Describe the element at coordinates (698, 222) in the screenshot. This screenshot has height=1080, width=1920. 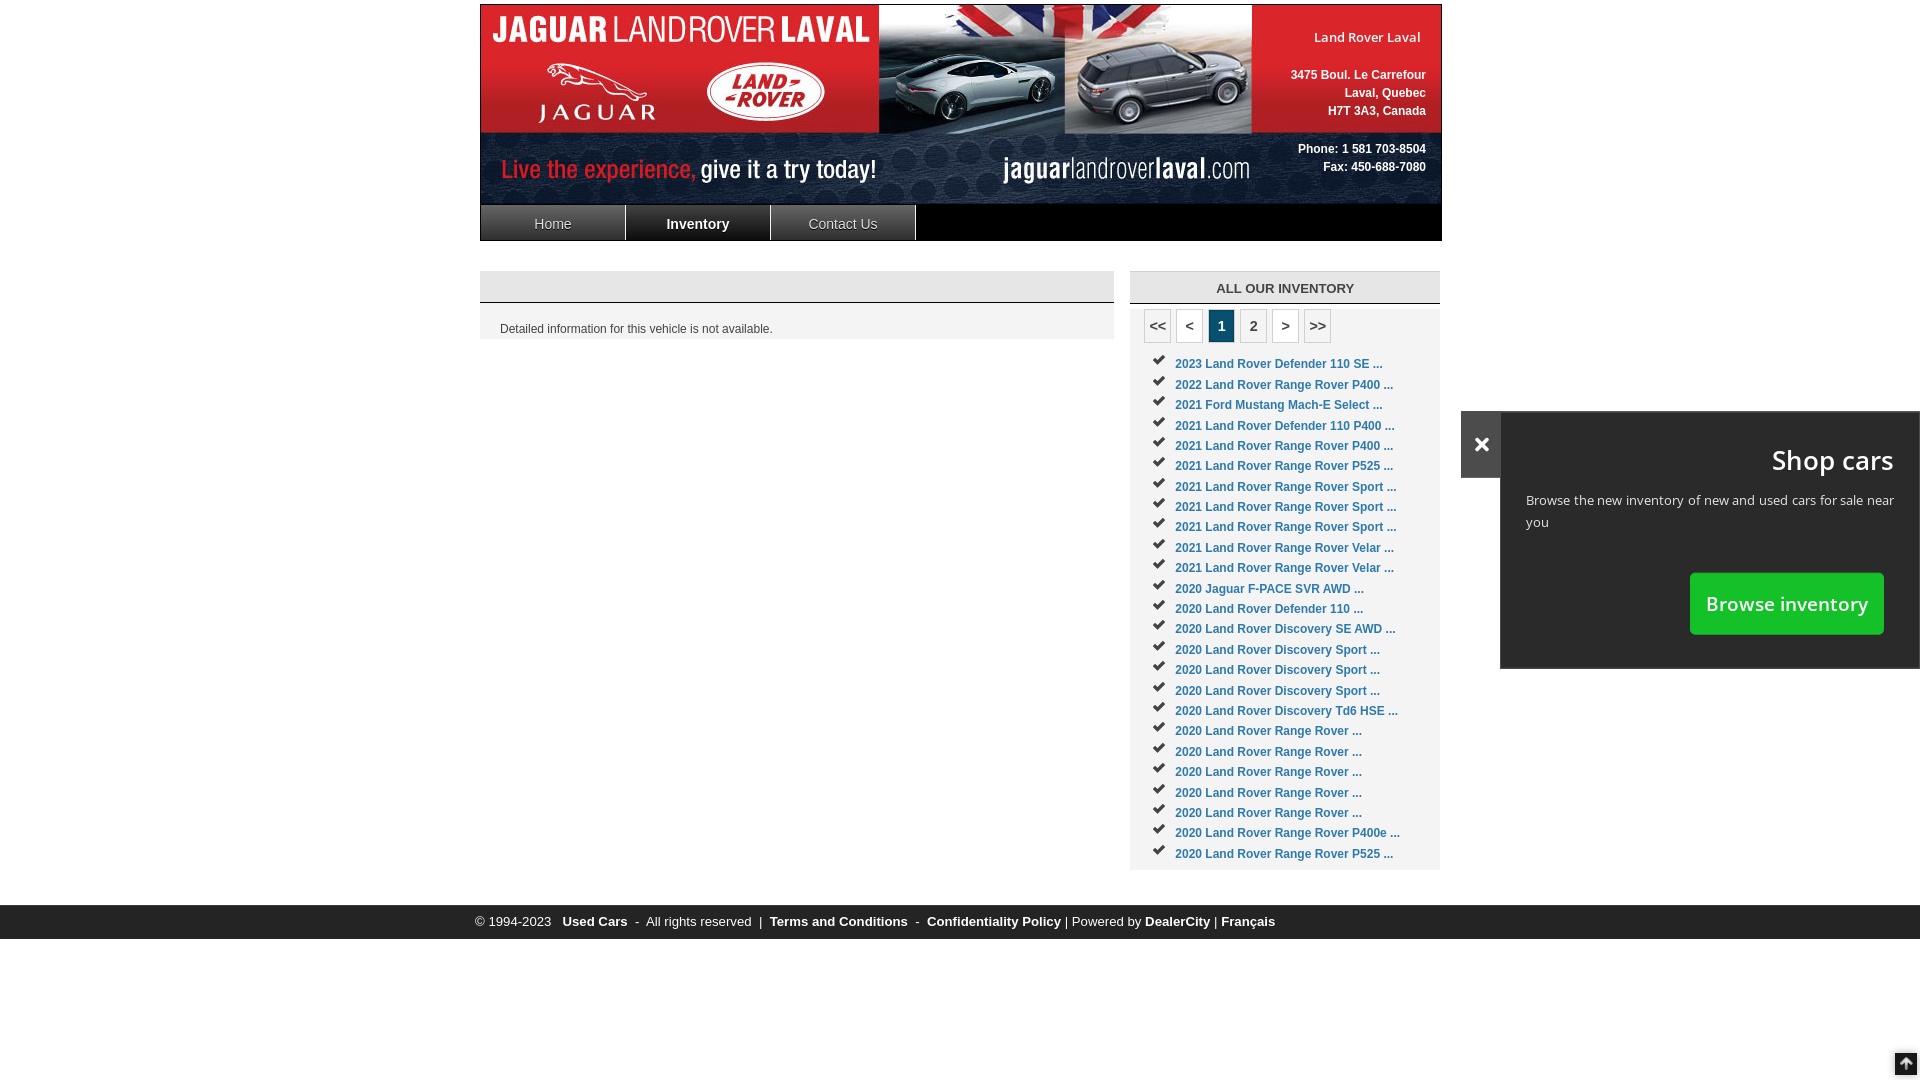
I see `'Inventory'` at that location.